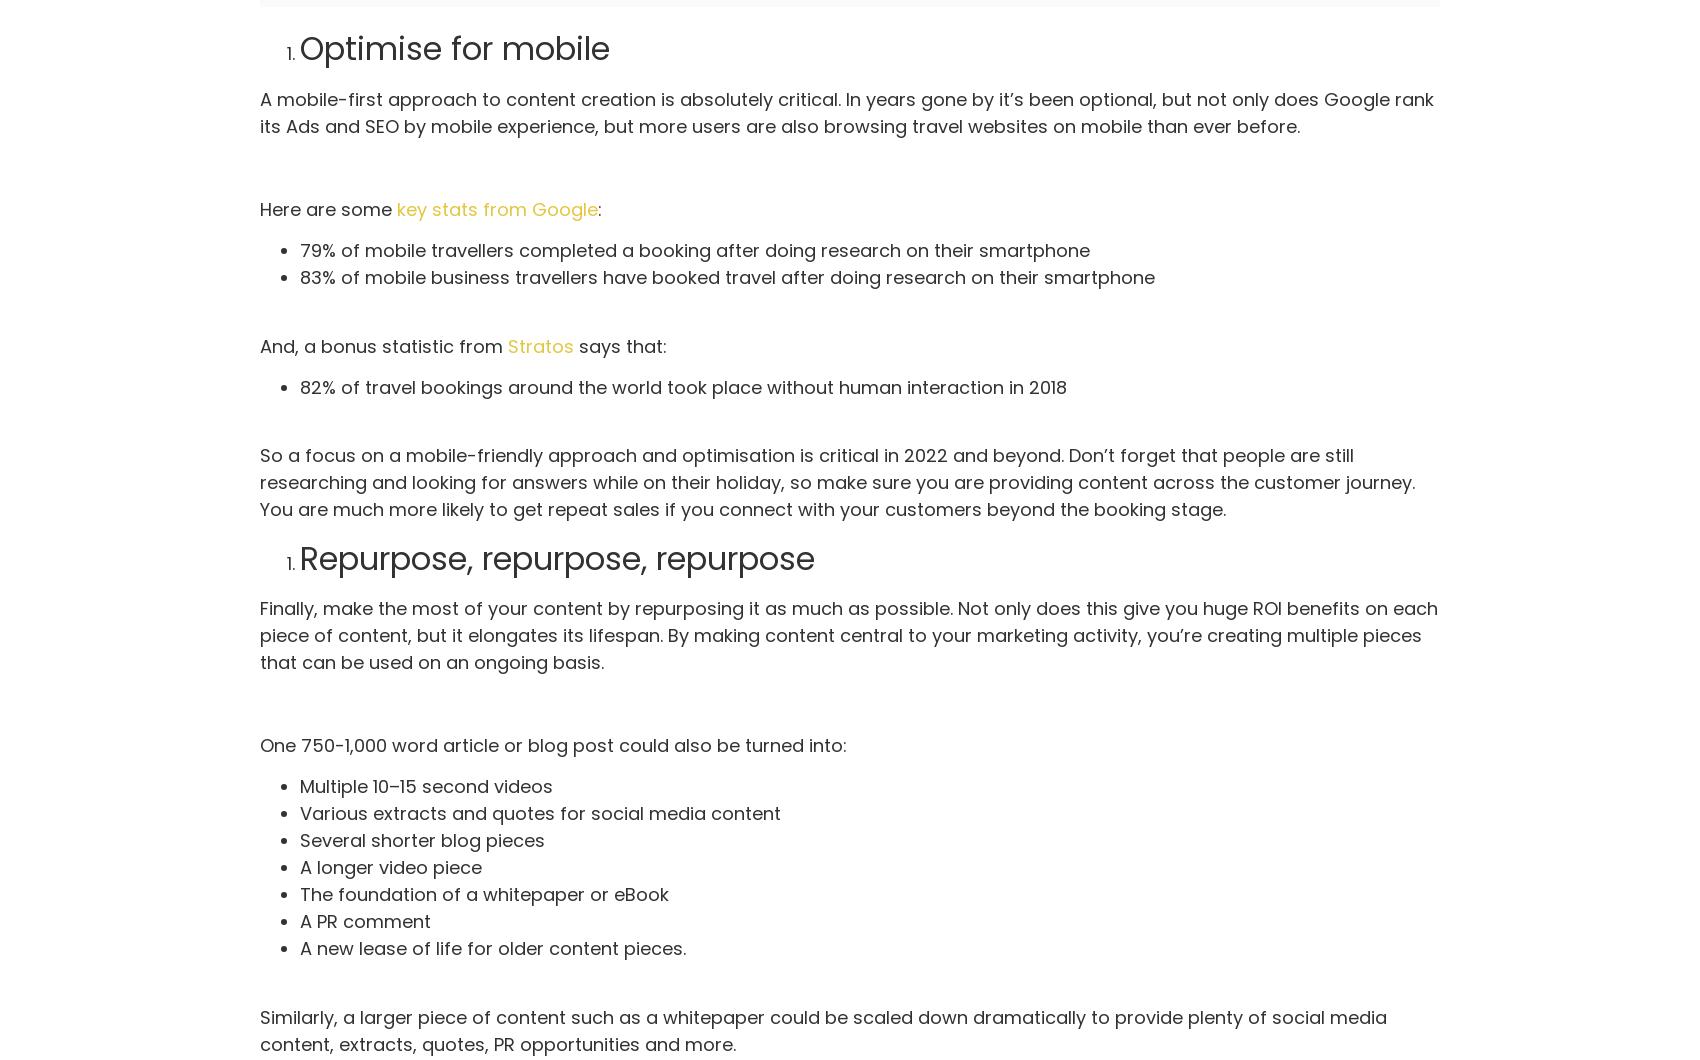  Describe the element at coordinates (552, 744) in the screenshot. I see `'One 750-1,000 word article or blog post could also be turned into:'` at that location.